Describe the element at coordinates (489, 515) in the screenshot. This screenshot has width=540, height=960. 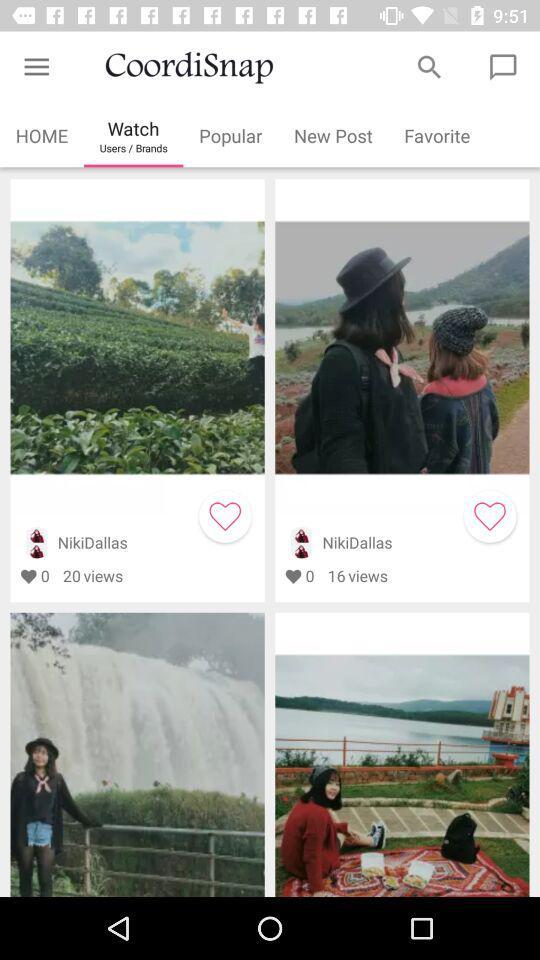
I see `click the like option` at that location.